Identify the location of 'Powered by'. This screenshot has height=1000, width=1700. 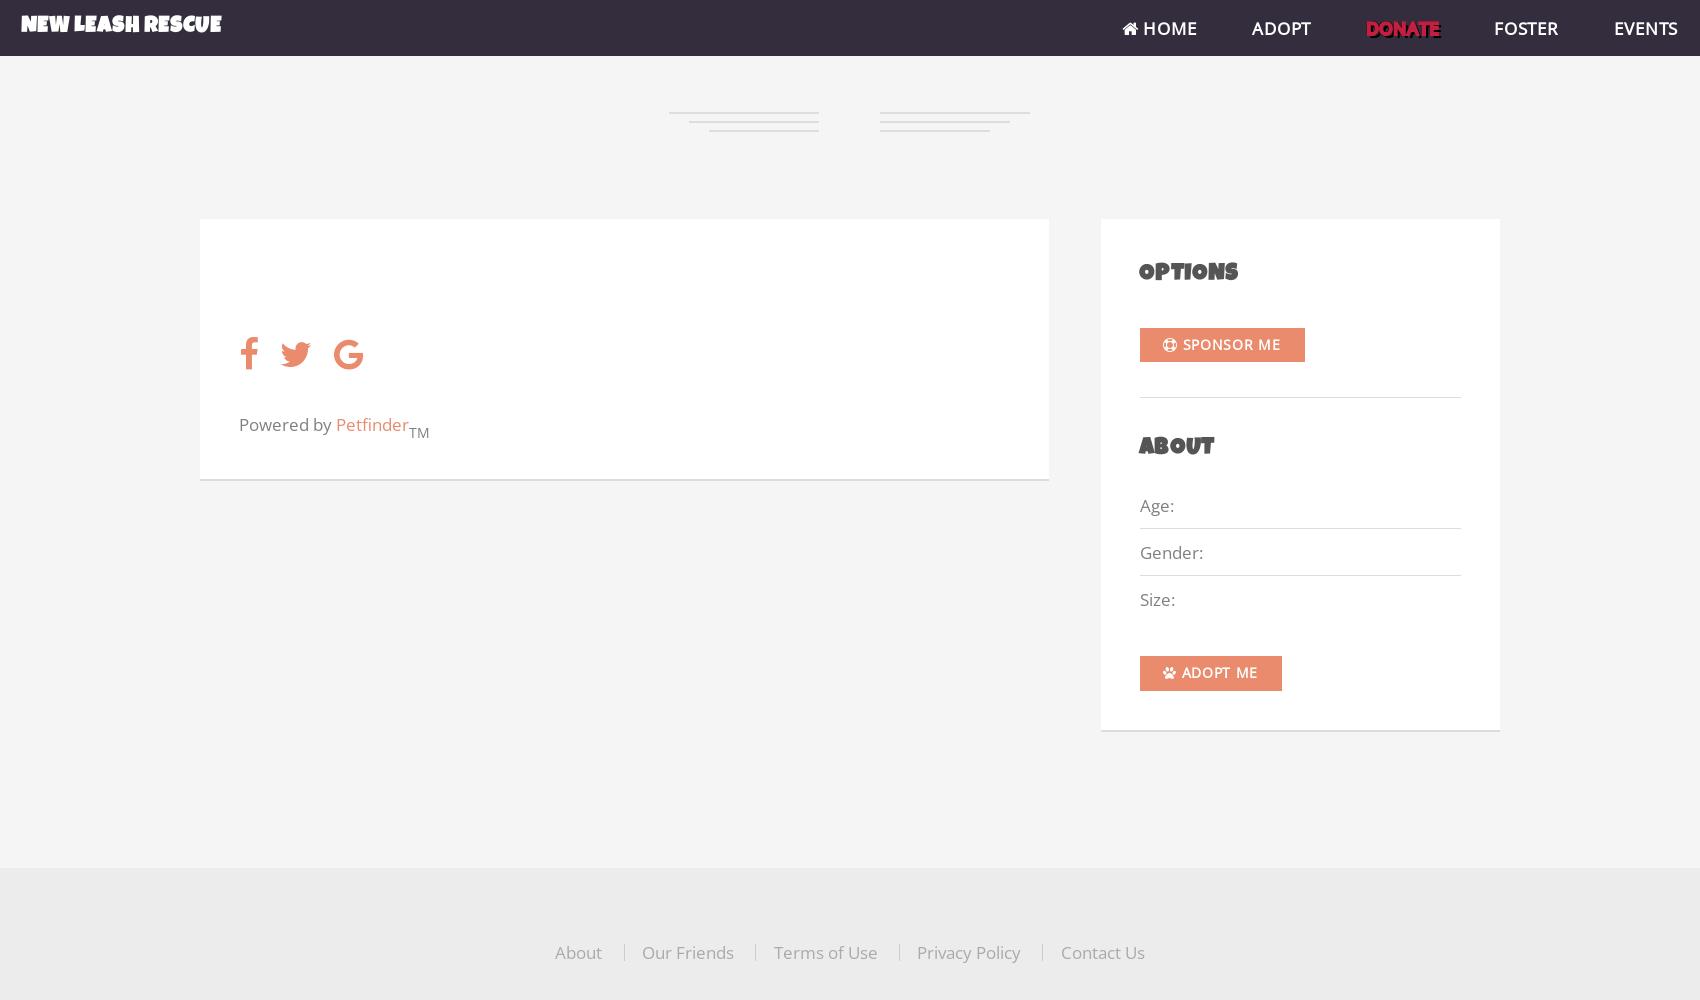
(239, 423).